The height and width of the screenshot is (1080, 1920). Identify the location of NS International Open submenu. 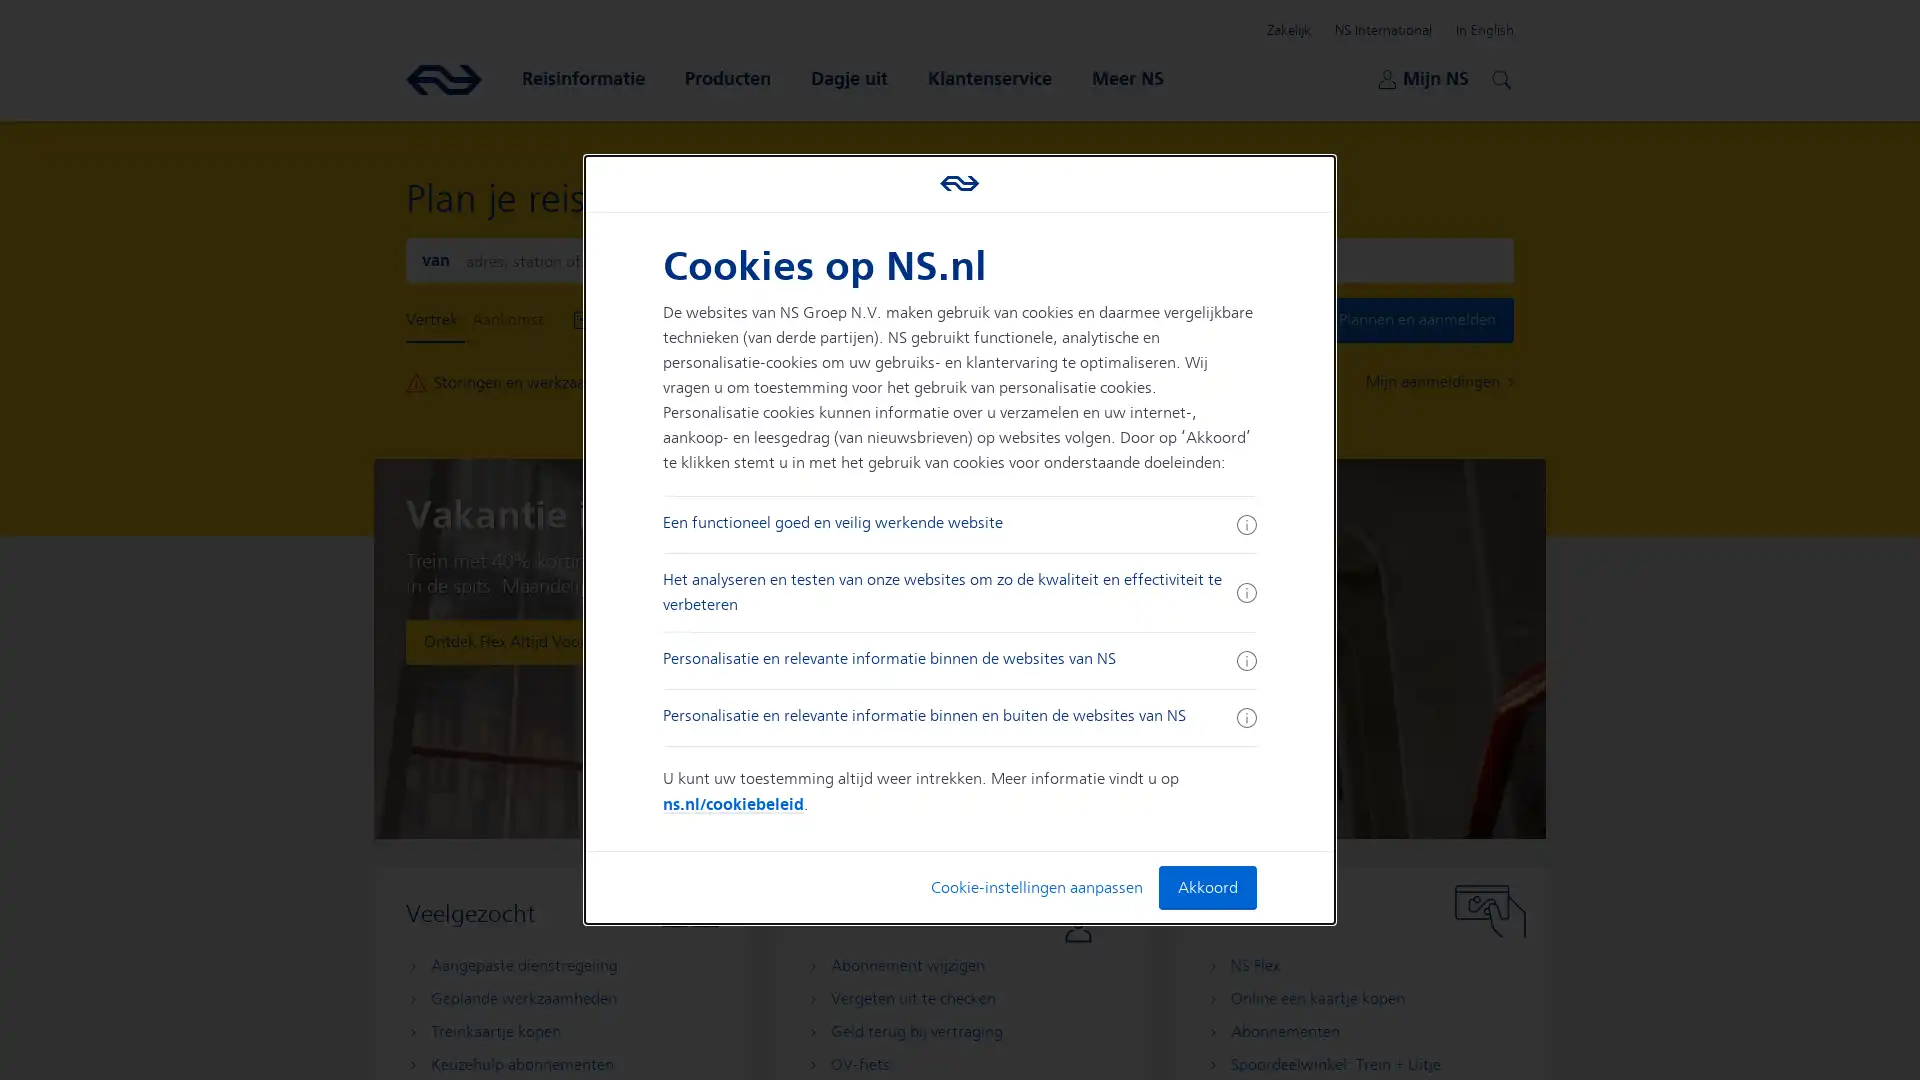
(1382, 30).